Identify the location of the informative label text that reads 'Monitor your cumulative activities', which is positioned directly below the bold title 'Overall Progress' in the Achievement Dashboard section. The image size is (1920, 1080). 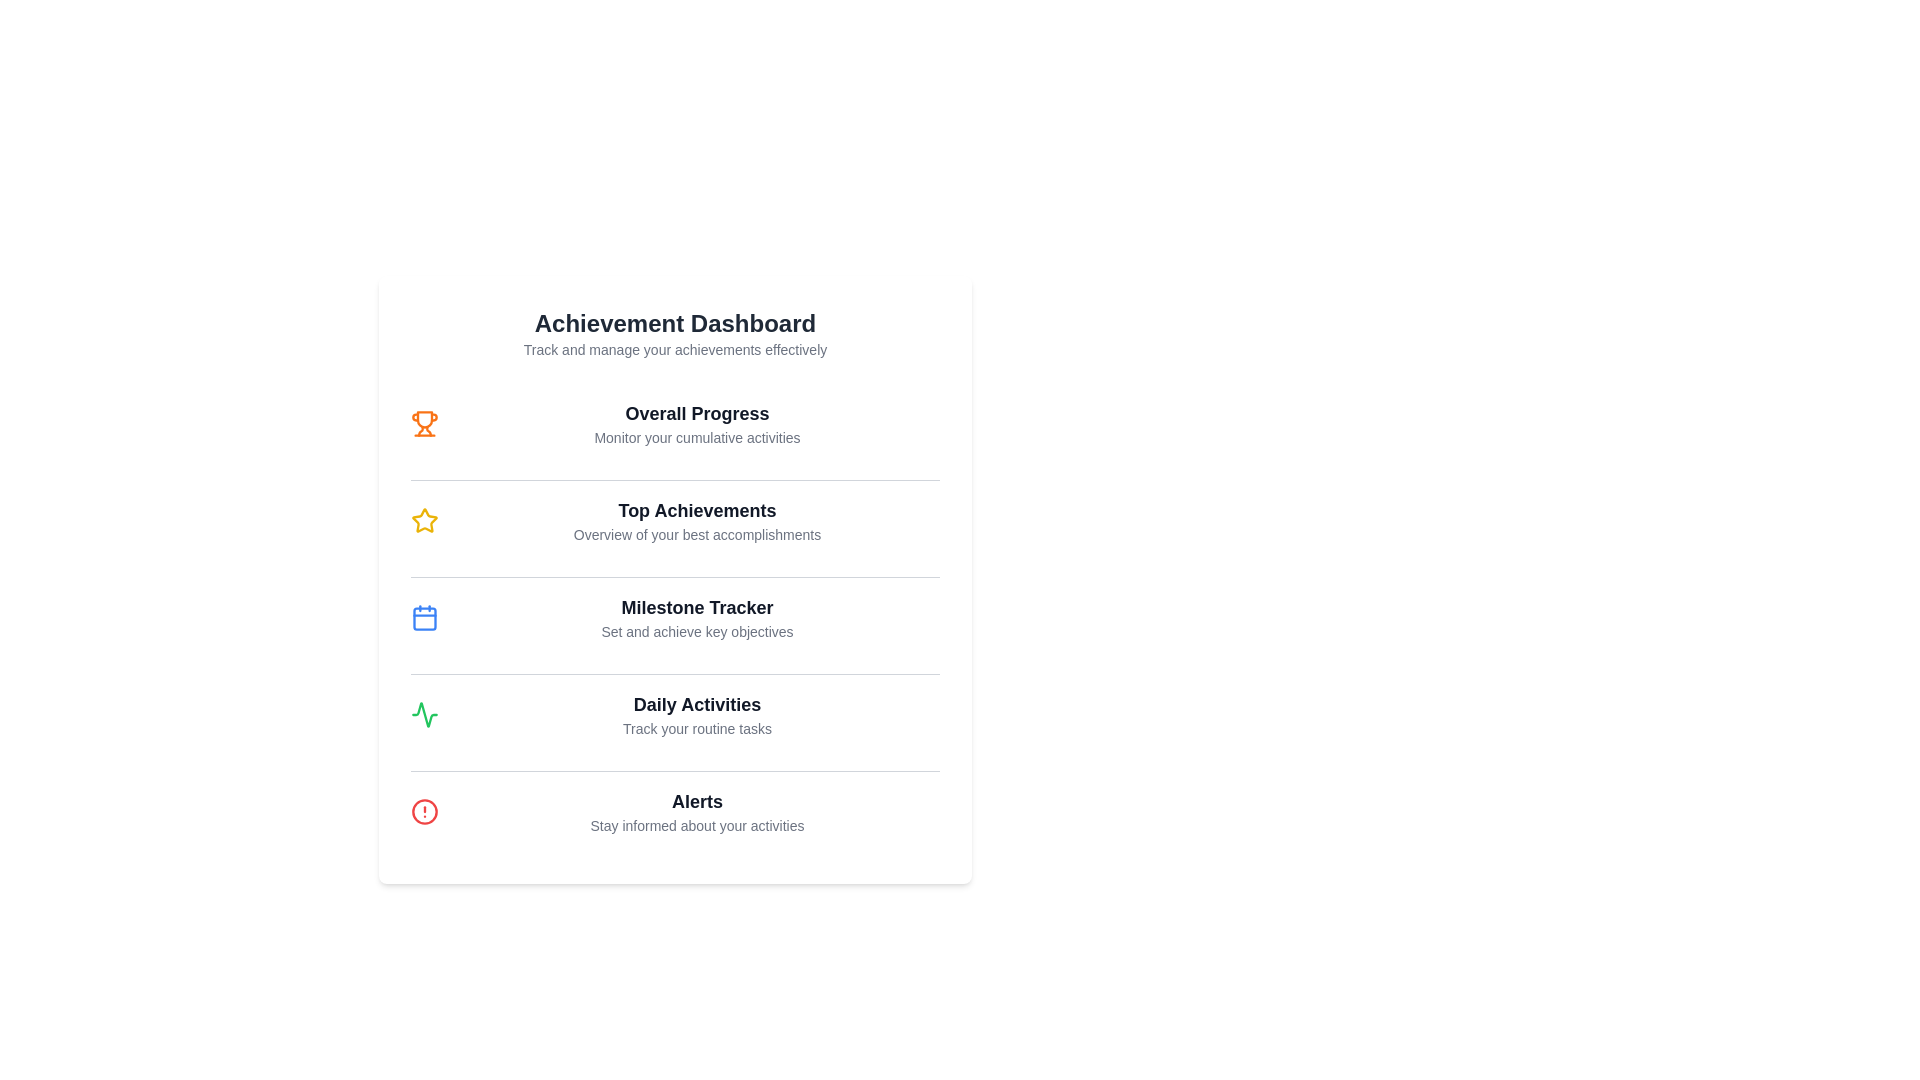
(697, 437).